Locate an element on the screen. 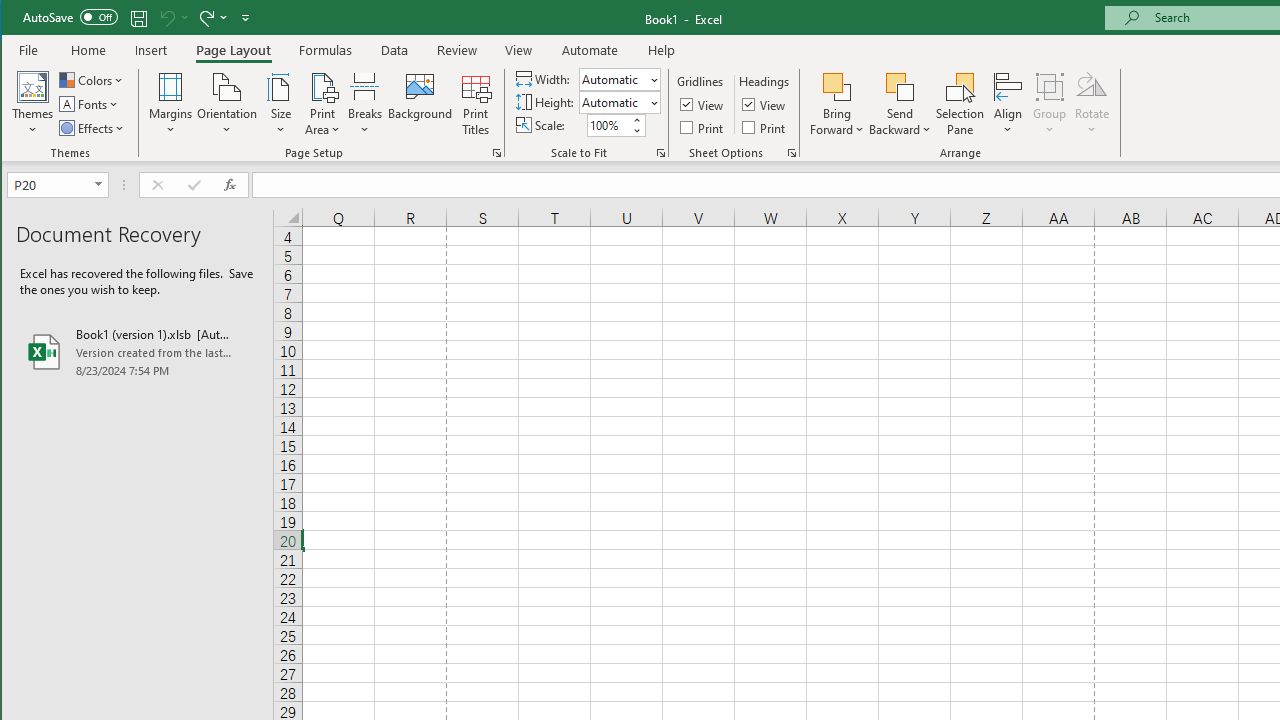 This screenshot has width=1280, height=720. 'More' is located at coordinates (635, 120).